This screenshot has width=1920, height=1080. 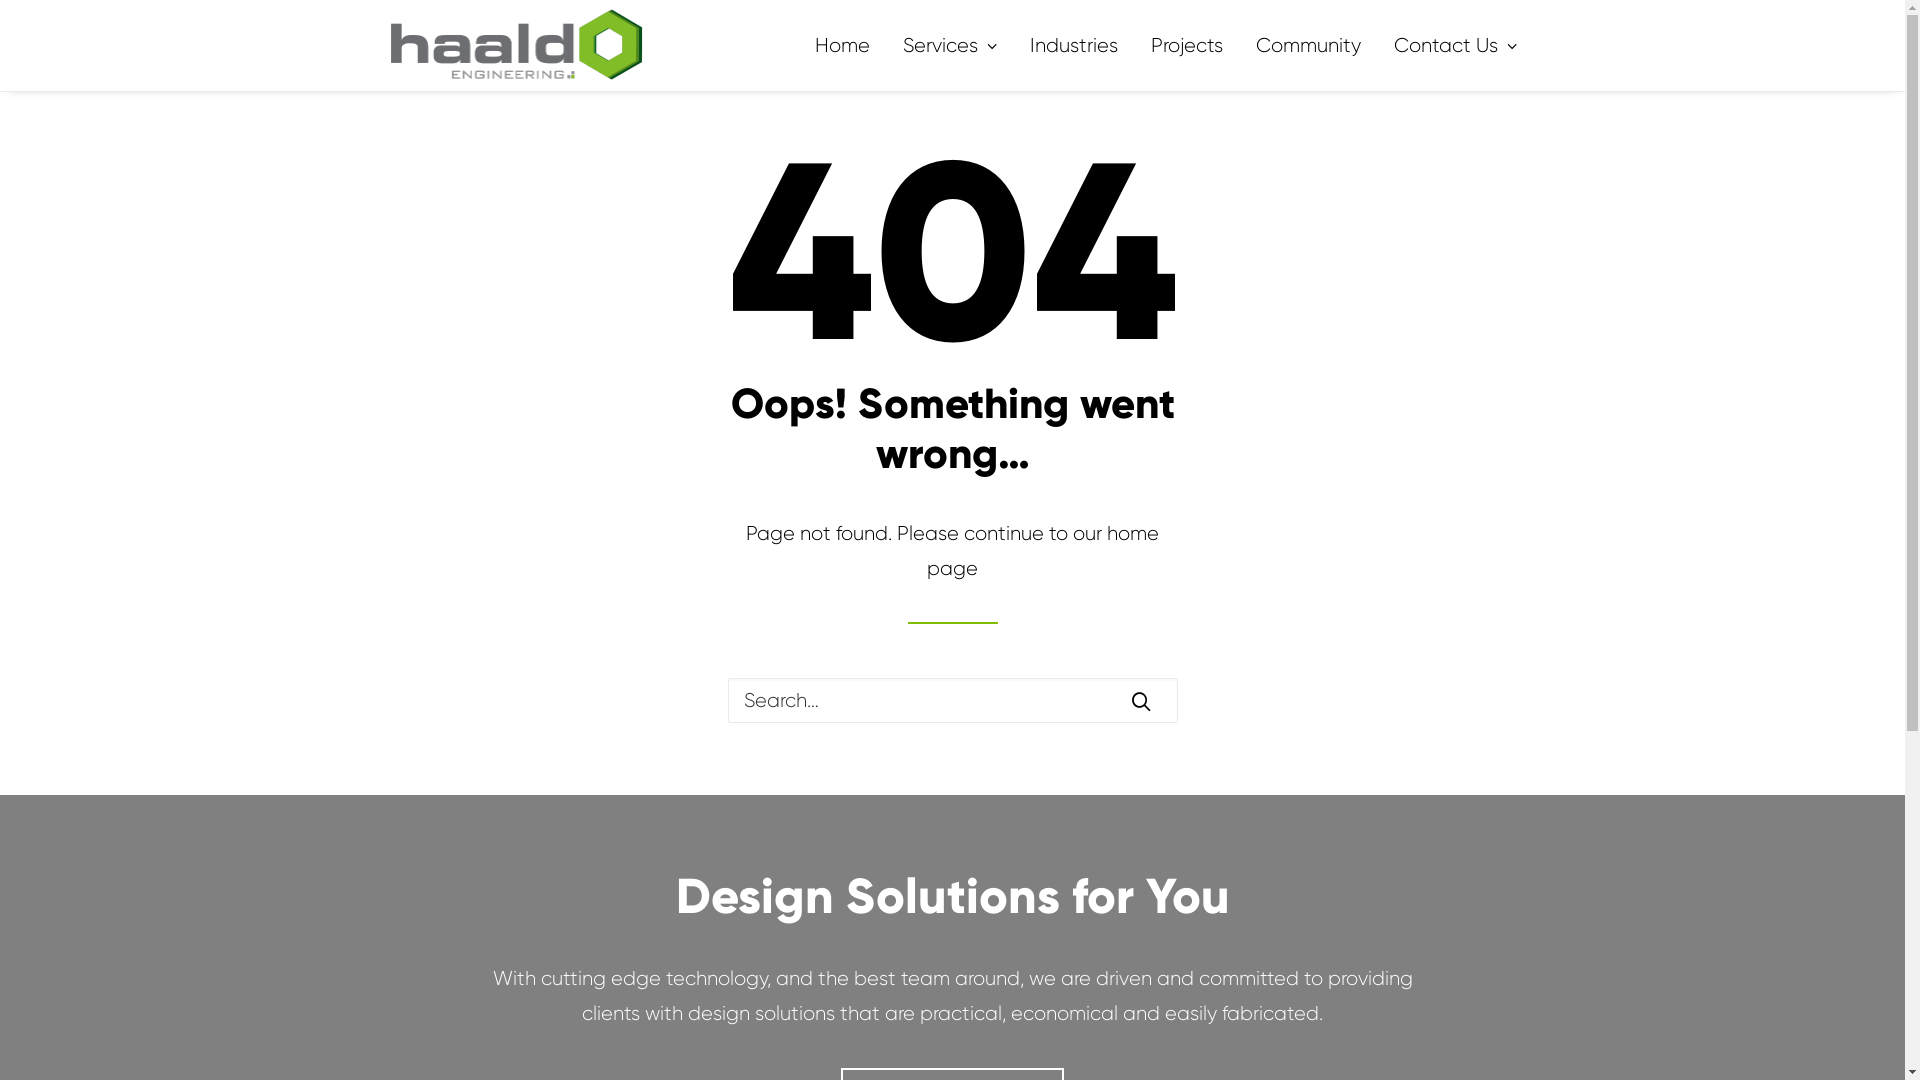 What do you see at coordinates (1041, 551) in the screenshot?
I see `'home page'` at bounding box center [1041, 551].